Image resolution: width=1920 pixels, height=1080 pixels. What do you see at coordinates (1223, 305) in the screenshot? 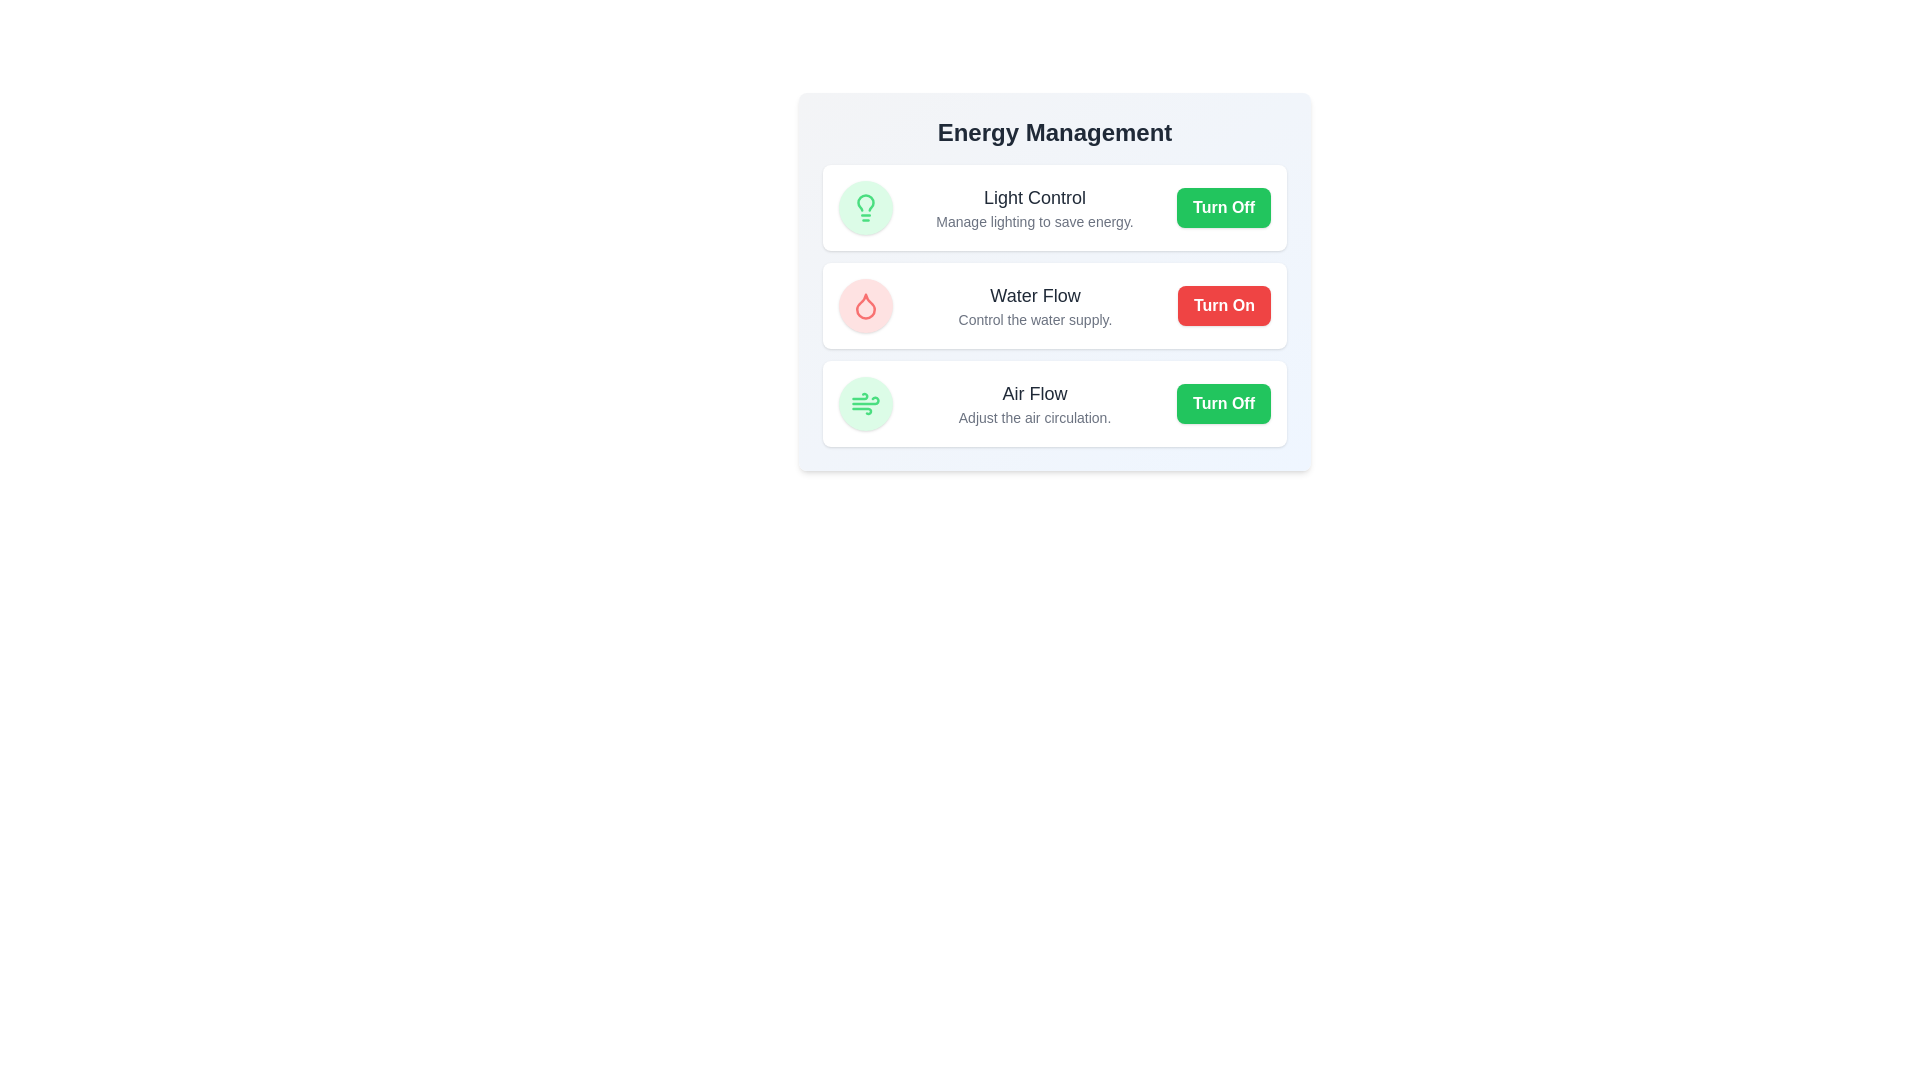
I see `the button located to the far right of the 'Water Flow' section in the 'Energy Management' card` at bounding box center [1223, 305].